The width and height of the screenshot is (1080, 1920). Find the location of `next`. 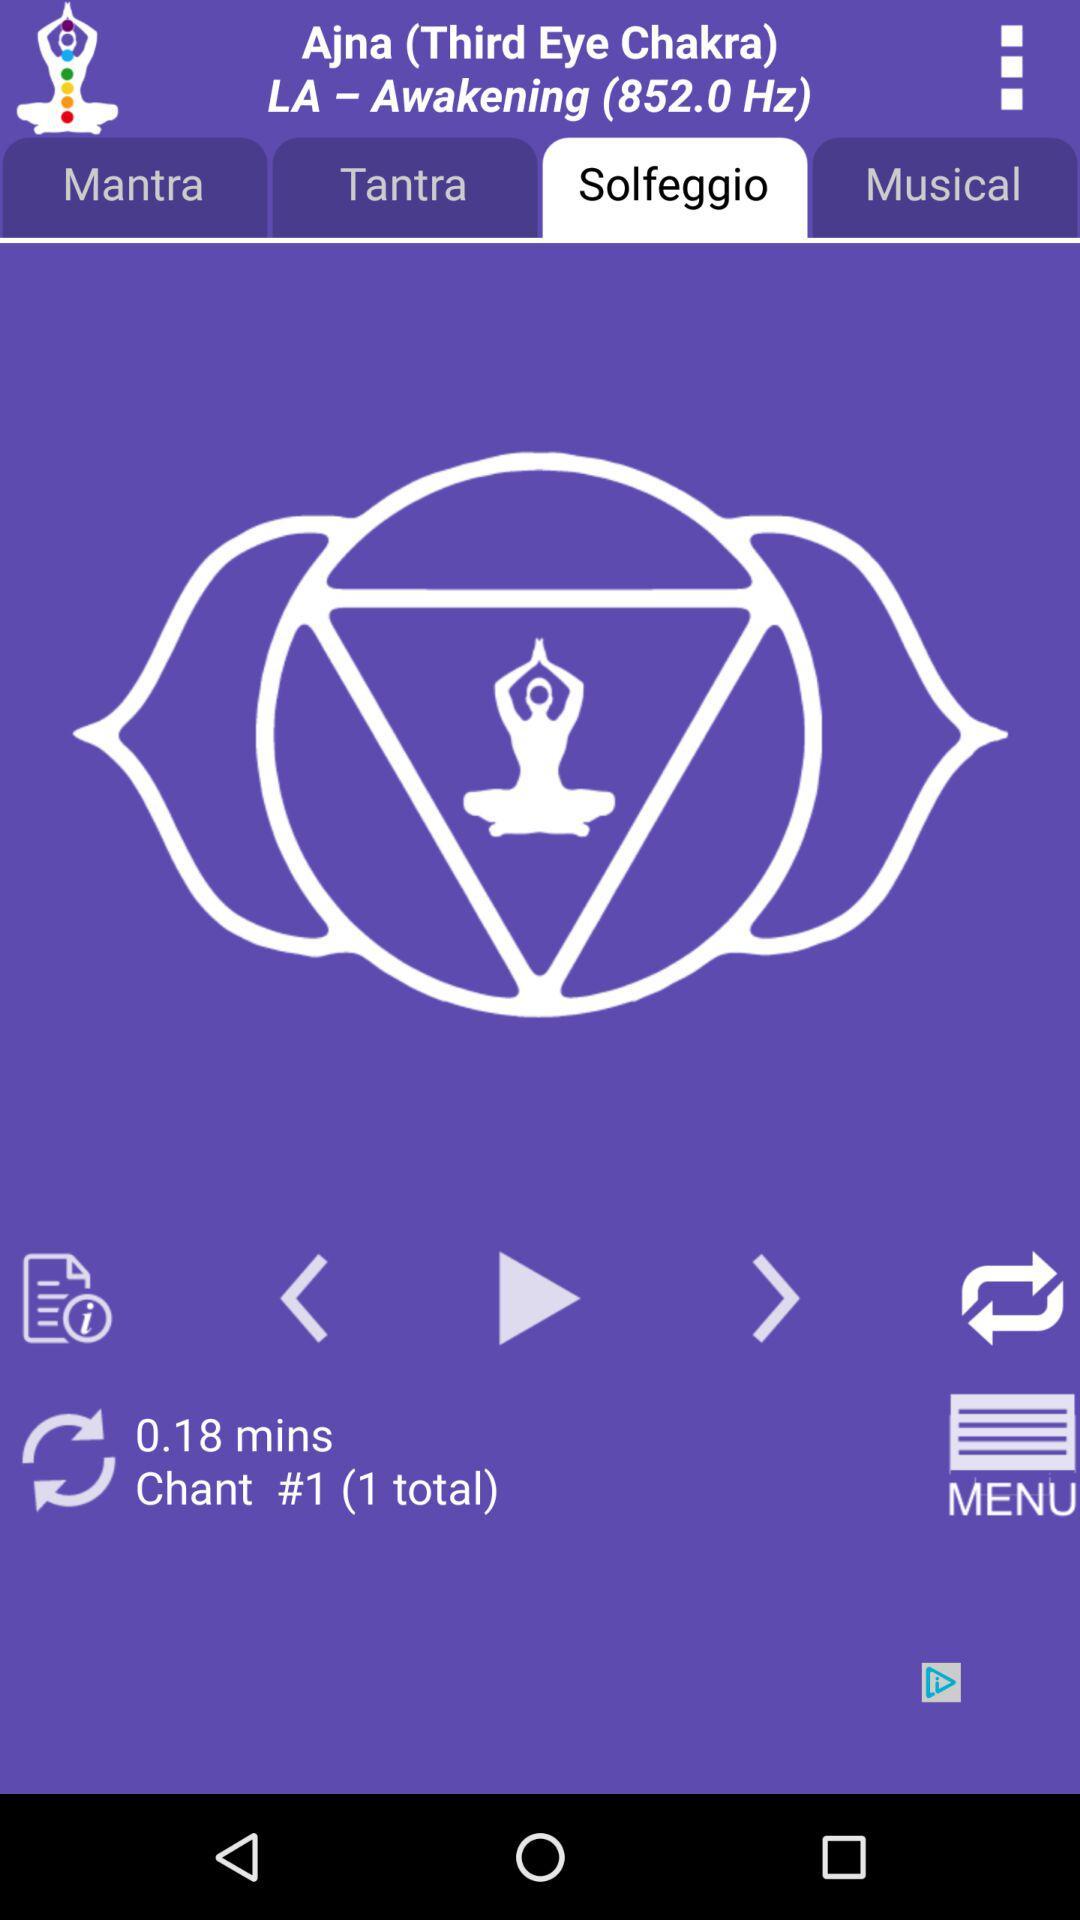

next is located at coordinates (540, 1727).